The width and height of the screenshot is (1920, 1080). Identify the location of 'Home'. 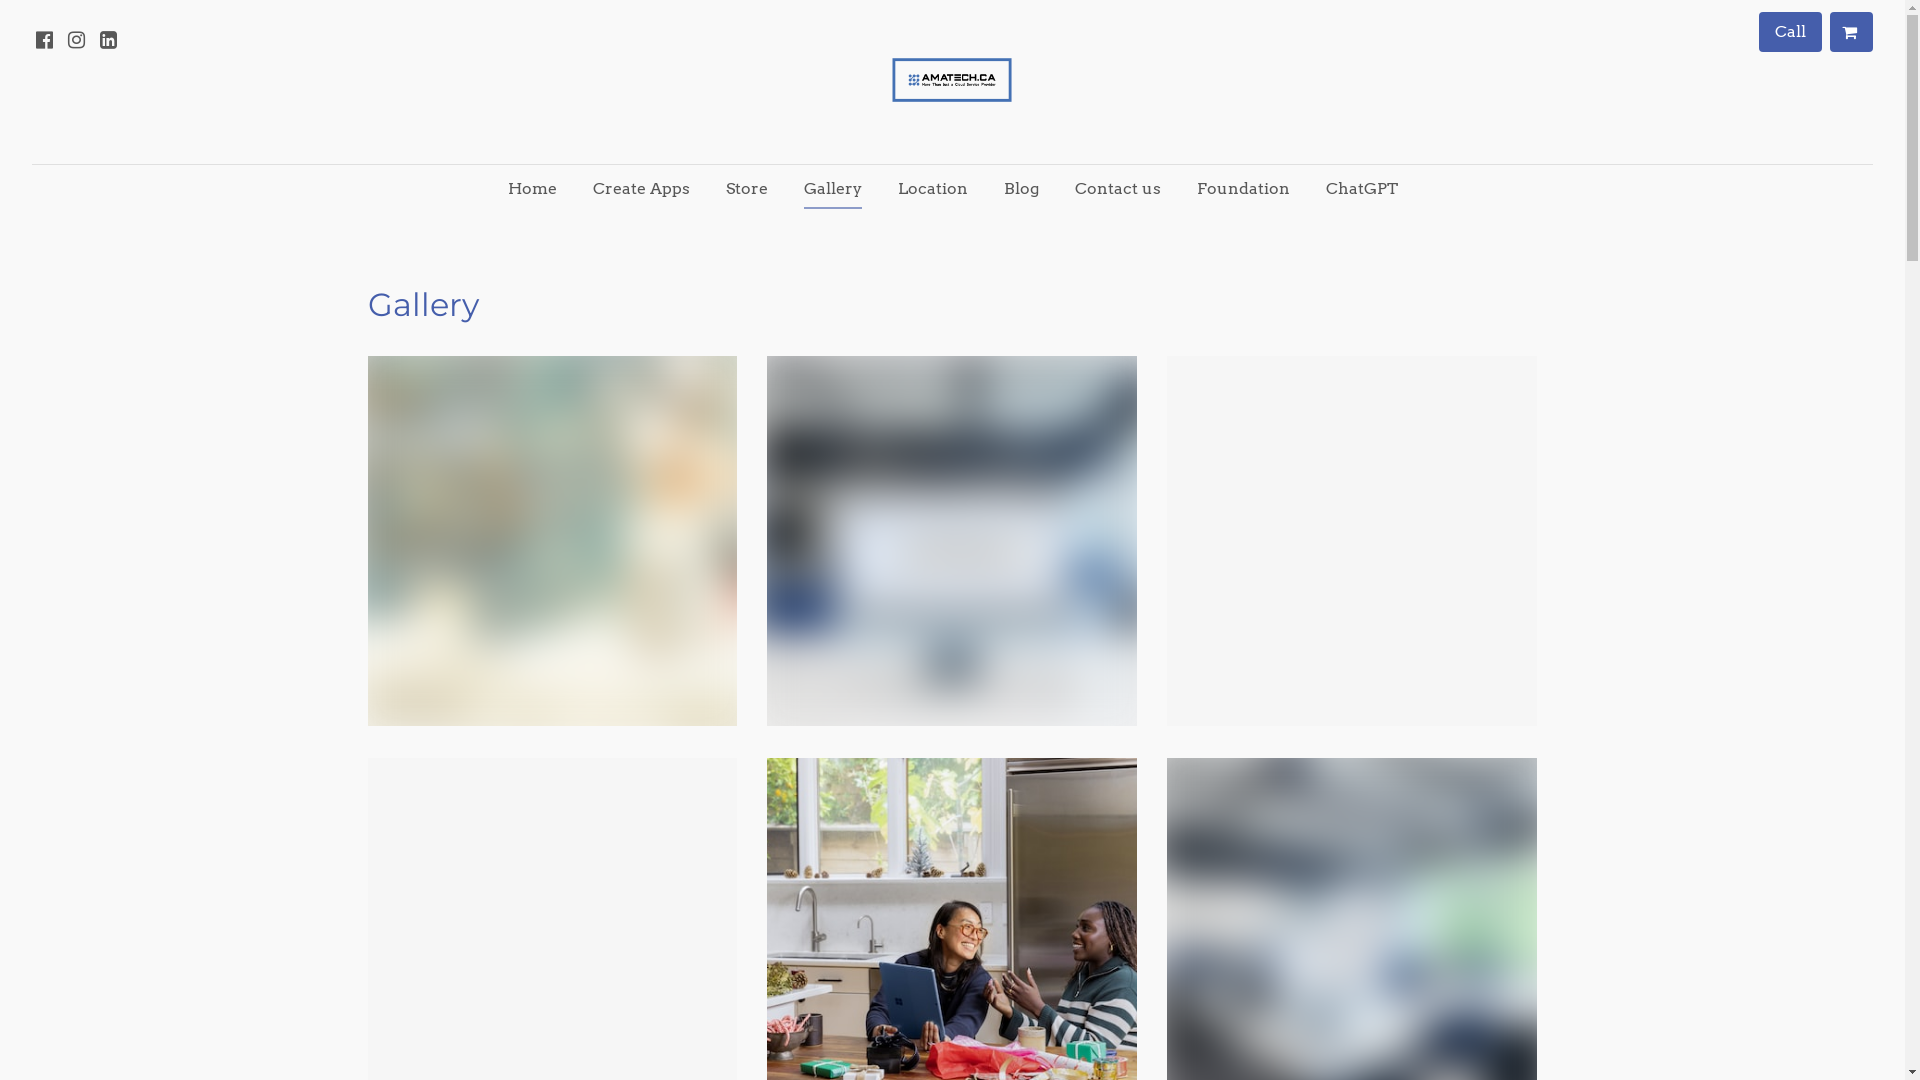
(491, 189).